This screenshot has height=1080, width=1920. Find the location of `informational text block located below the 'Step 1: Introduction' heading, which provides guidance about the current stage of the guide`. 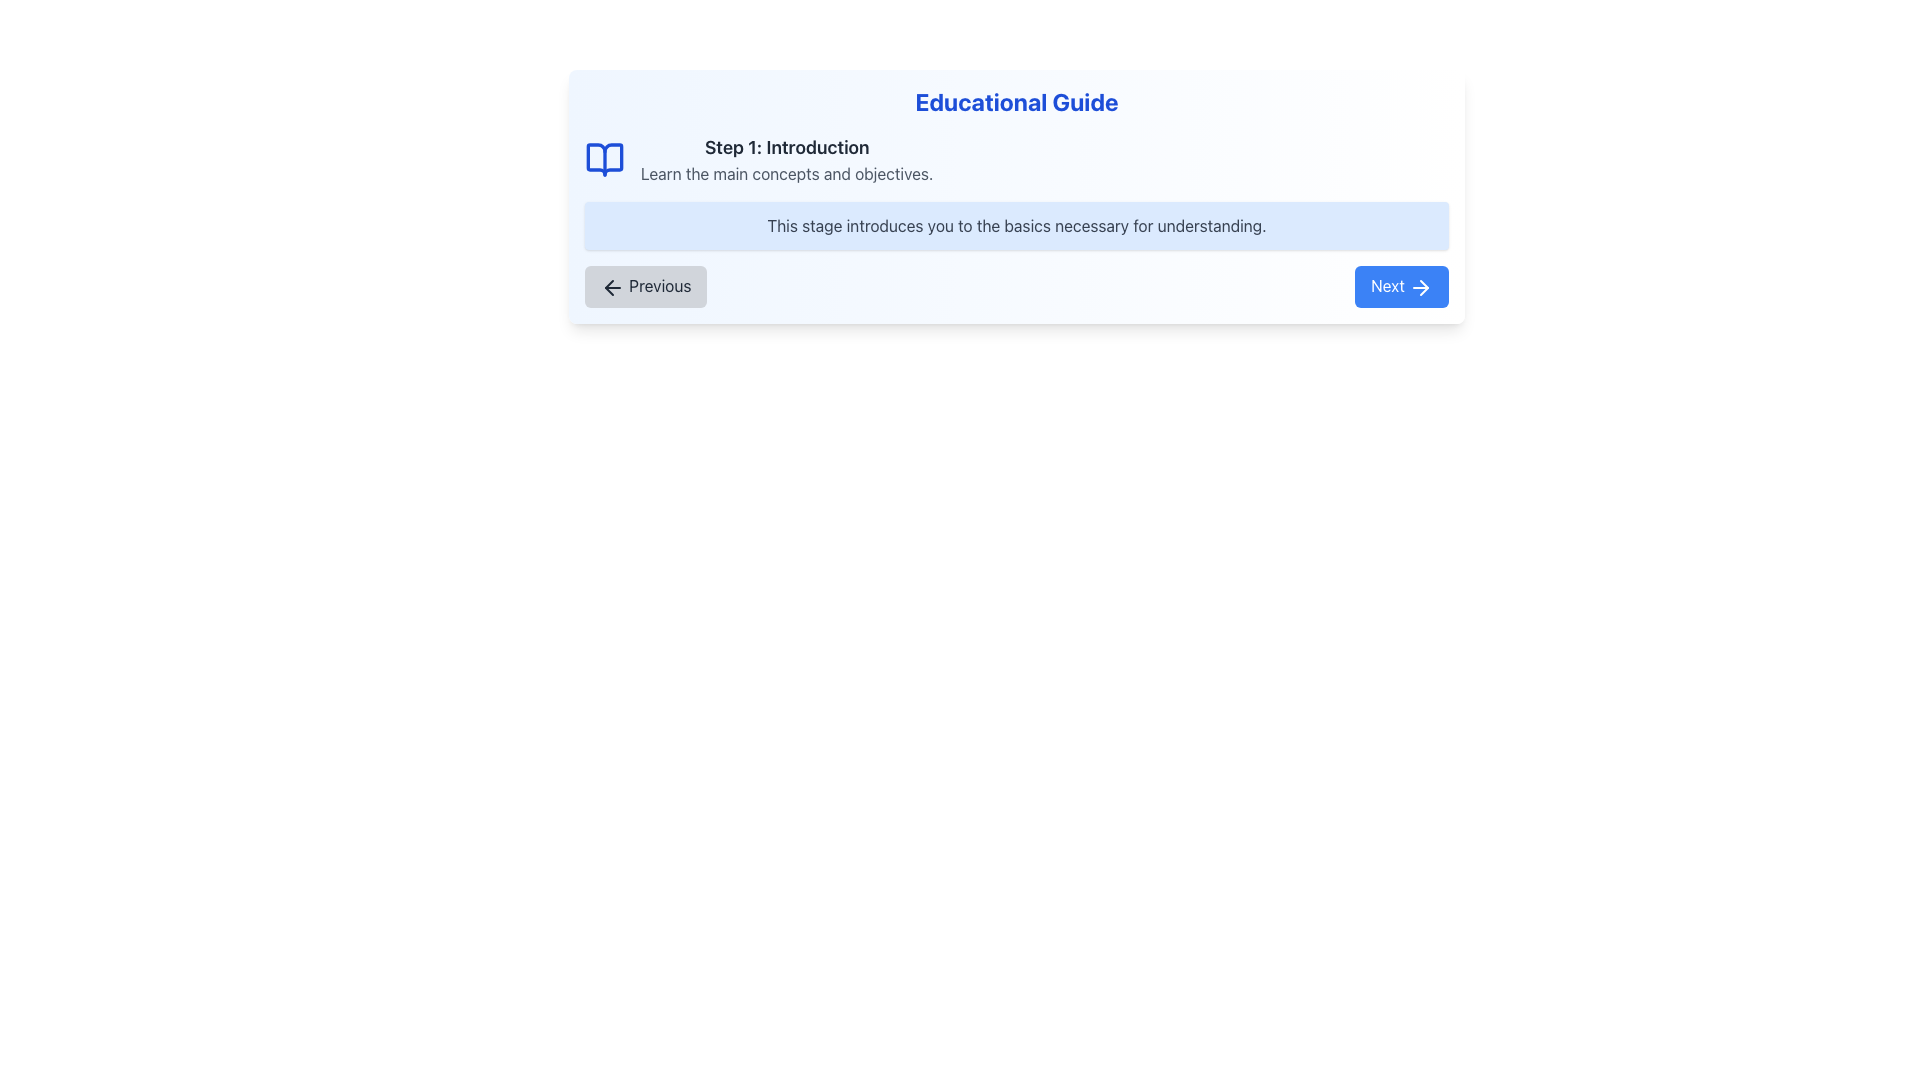

informational text block located below the 'Step 1: Introduction' heading, which provides guidance about the current stage of the guide is located at coordinates (1017, 225).